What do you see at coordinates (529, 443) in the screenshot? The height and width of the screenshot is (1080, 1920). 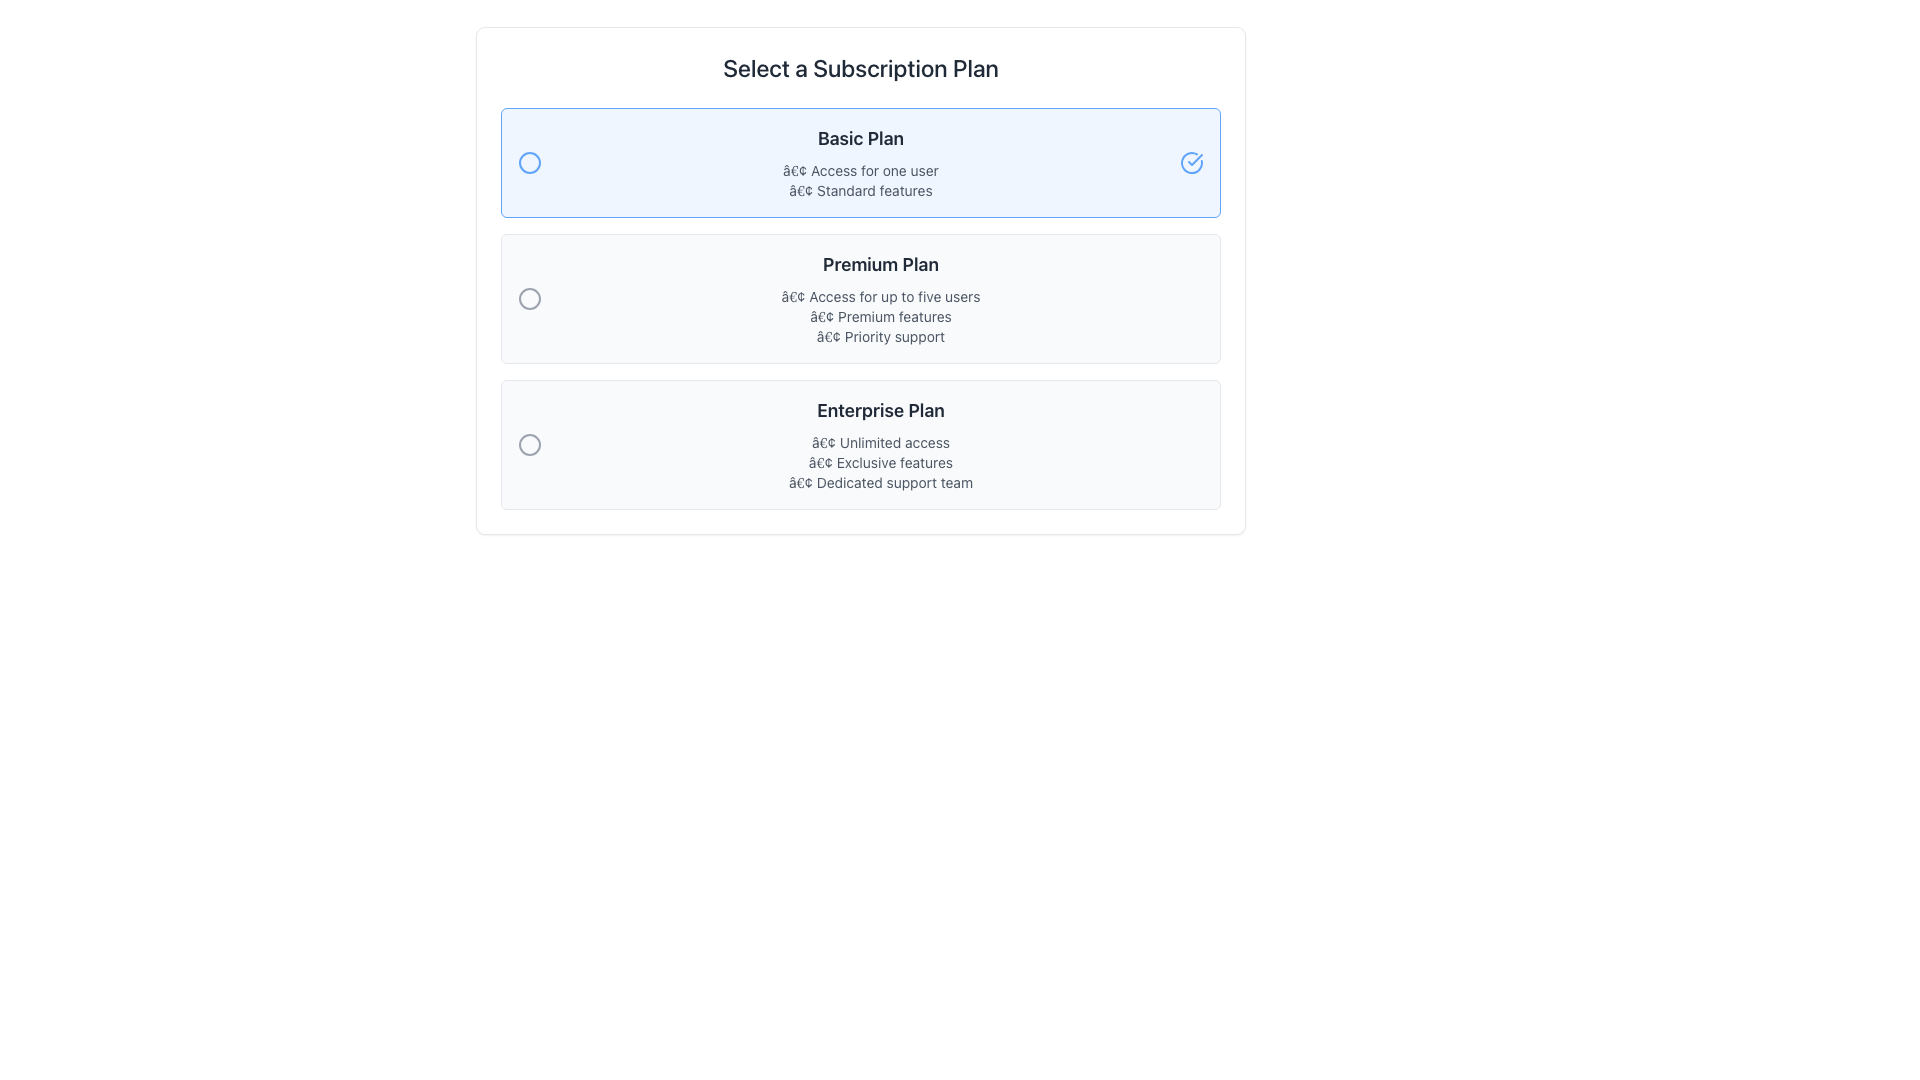 I see `the radio button for the 'Enterprise Plan' subscription option` at bounding box center [529, 443].